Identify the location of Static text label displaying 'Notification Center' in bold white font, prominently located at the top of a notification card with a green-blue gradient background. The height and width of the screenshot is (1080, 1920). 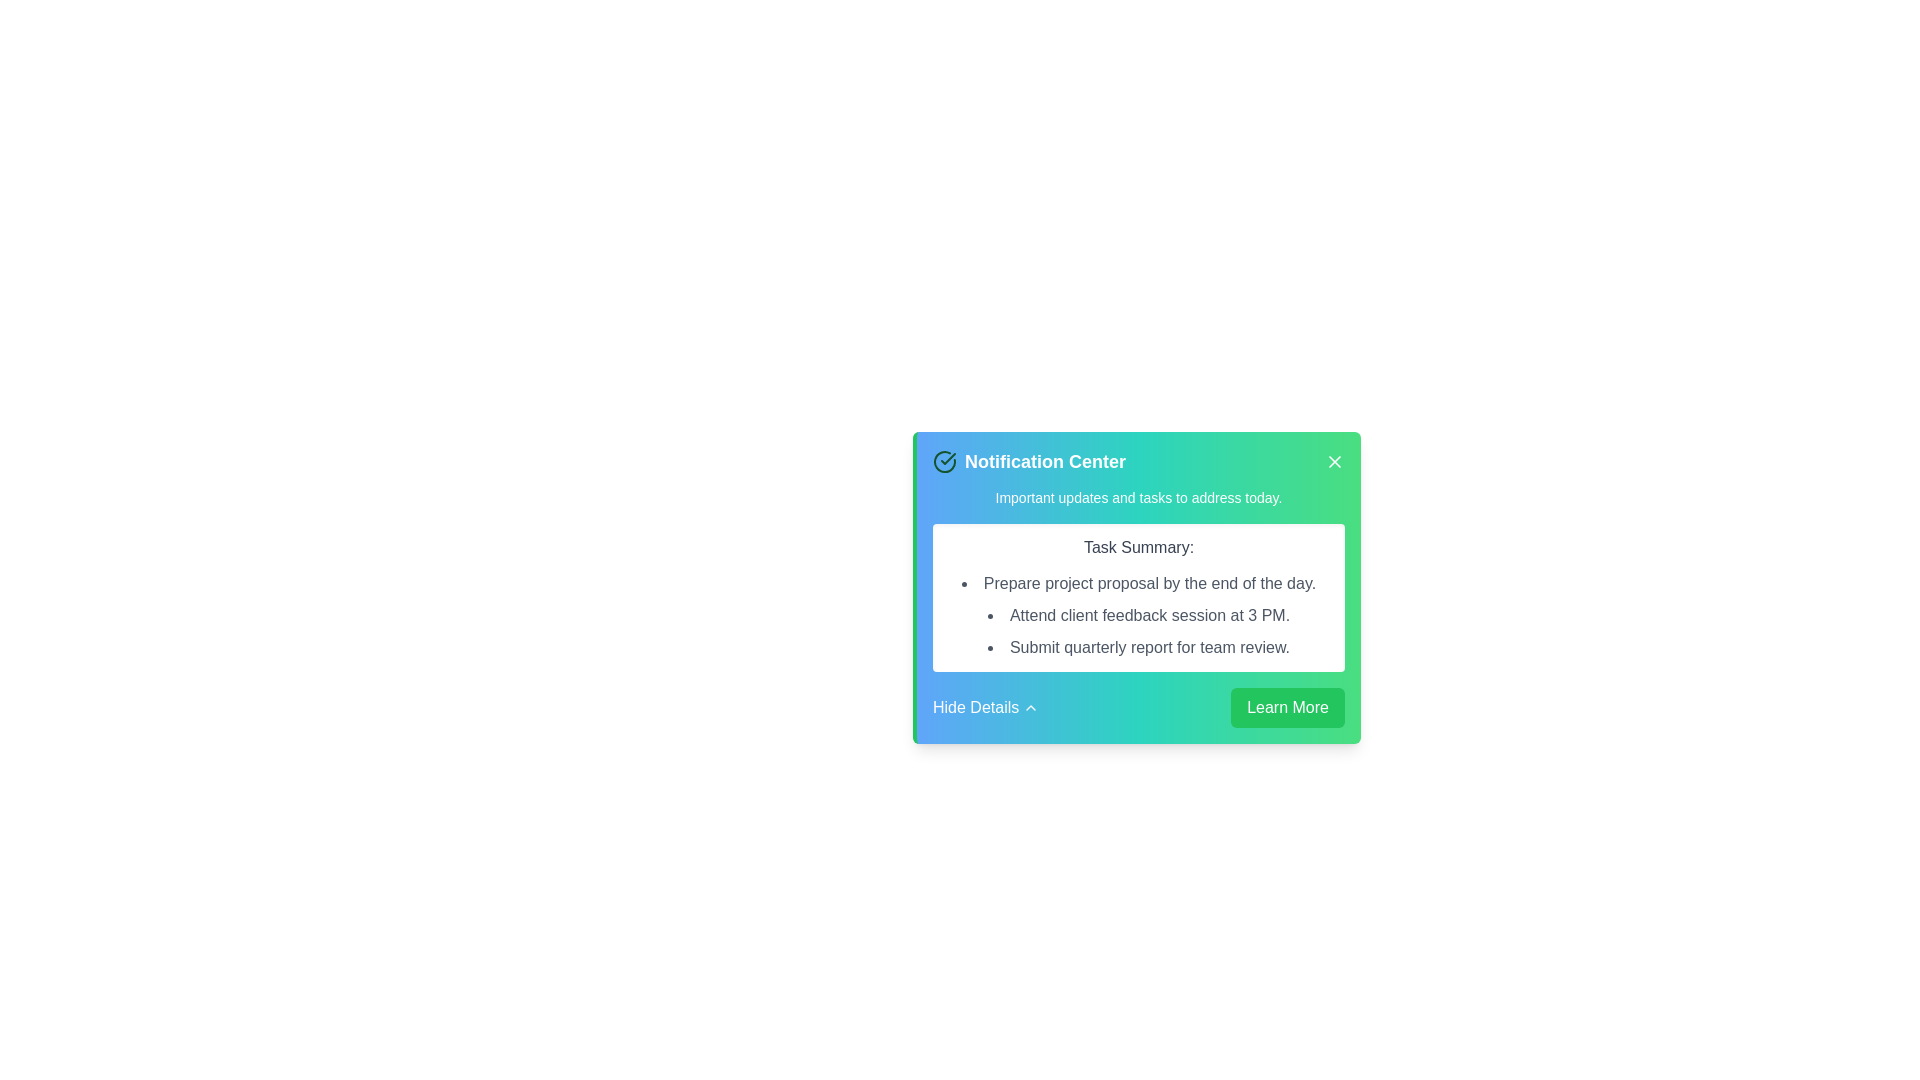
(1044, 462).